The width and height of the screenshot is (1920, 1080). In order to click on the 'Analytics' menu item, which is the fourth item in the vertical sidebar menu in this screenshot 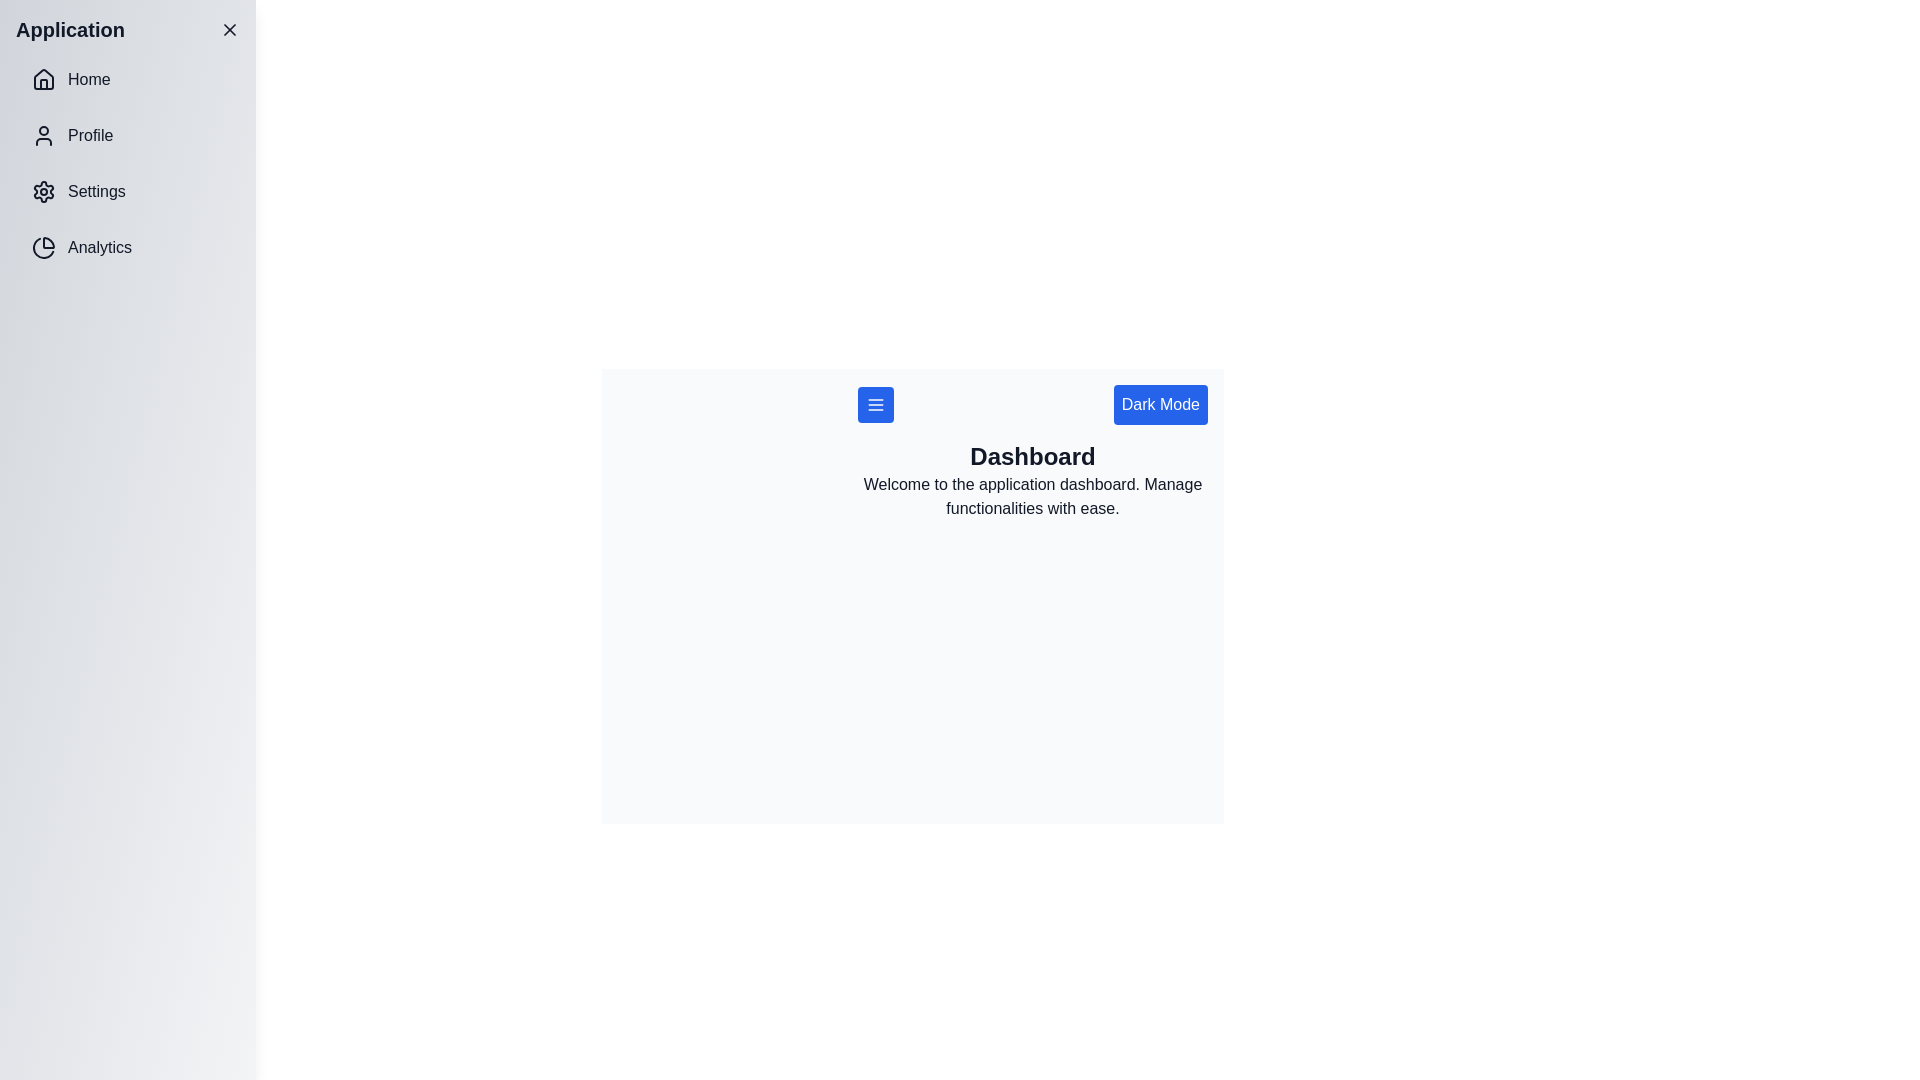, I will do `click(127, 246)`.